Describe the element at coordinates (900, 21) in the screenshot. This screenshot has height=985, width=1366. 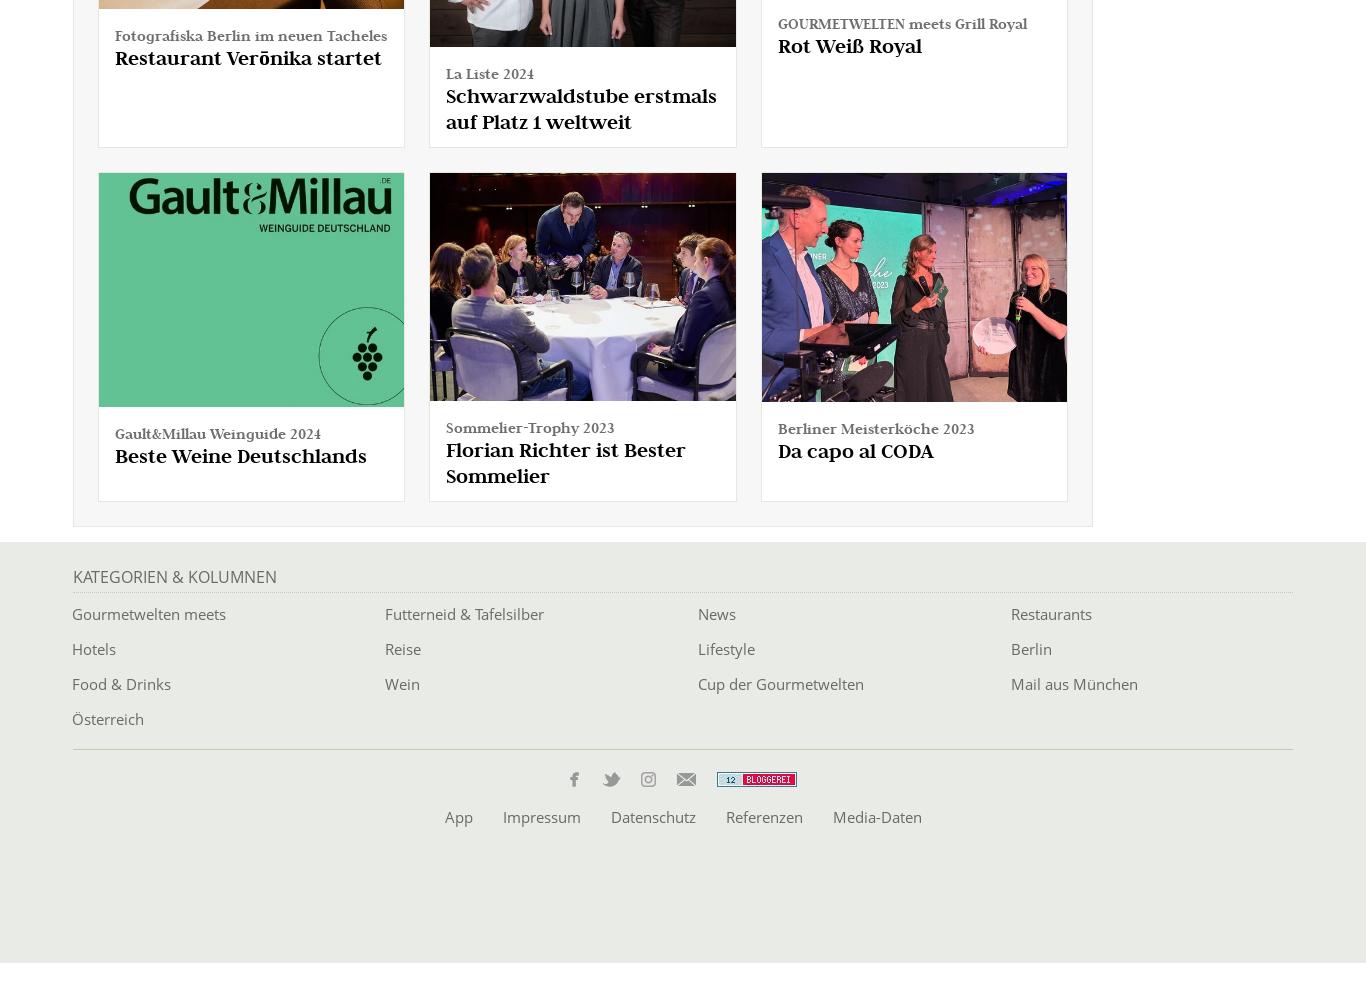
I see `'GOURMETWELTEN meets Grill Royal'` at that location.